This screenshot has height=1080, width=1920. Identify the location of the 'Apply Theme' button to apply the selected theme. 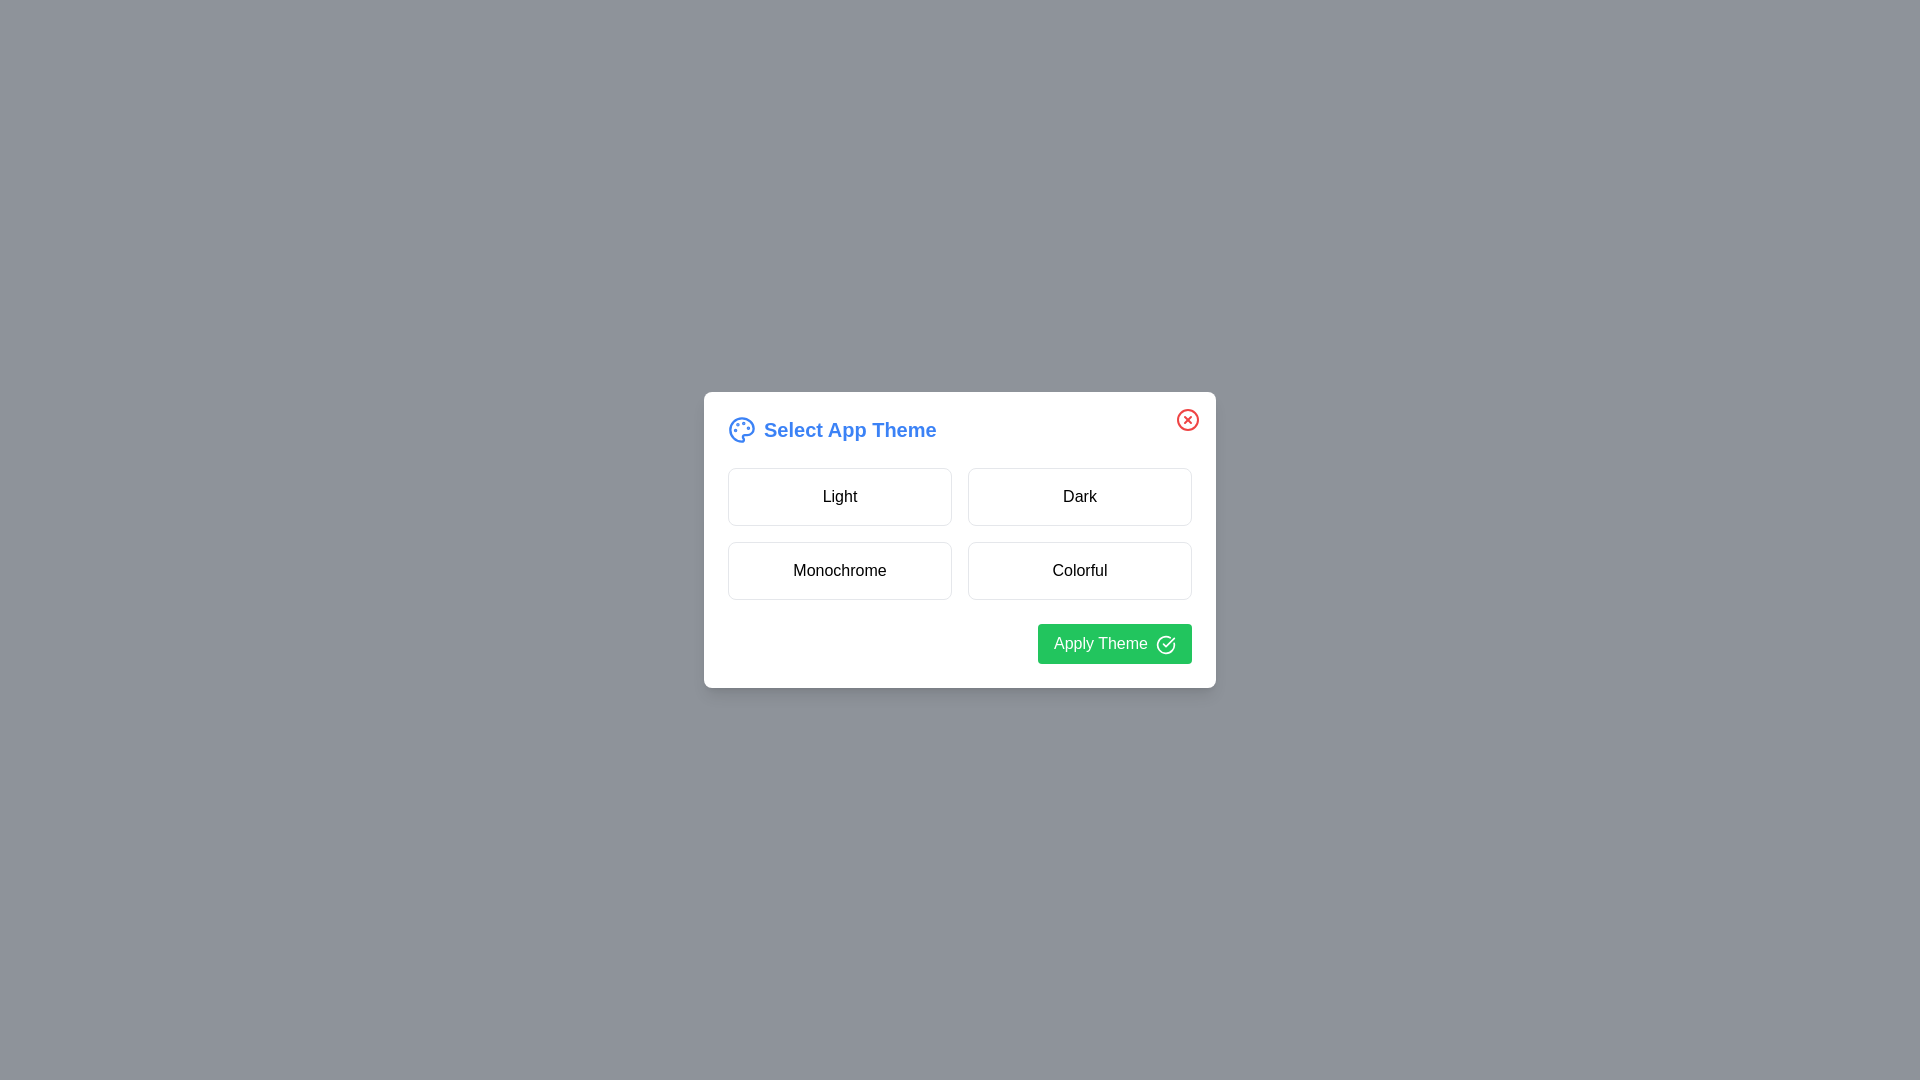
(1113, 644).